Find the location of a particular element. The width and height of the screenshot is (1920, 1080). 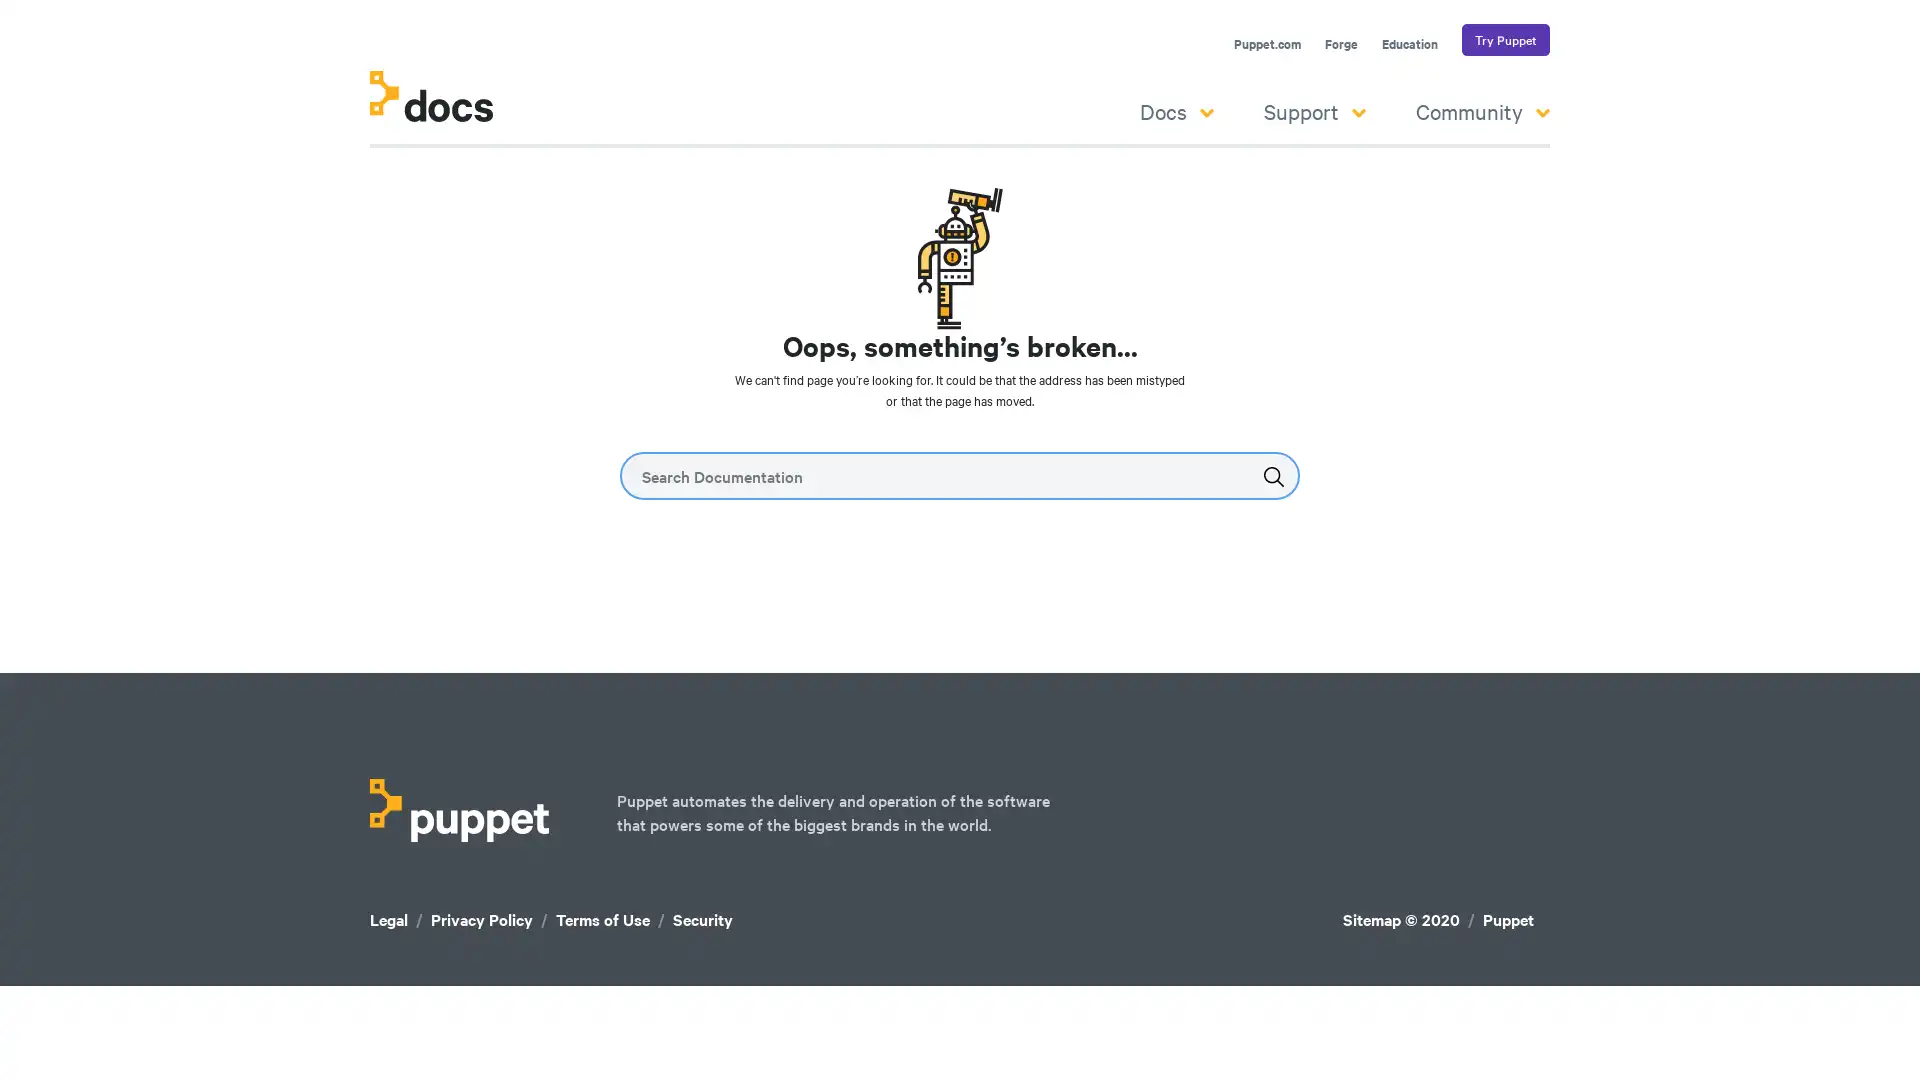

Community is located at coordinates (1483, 121).